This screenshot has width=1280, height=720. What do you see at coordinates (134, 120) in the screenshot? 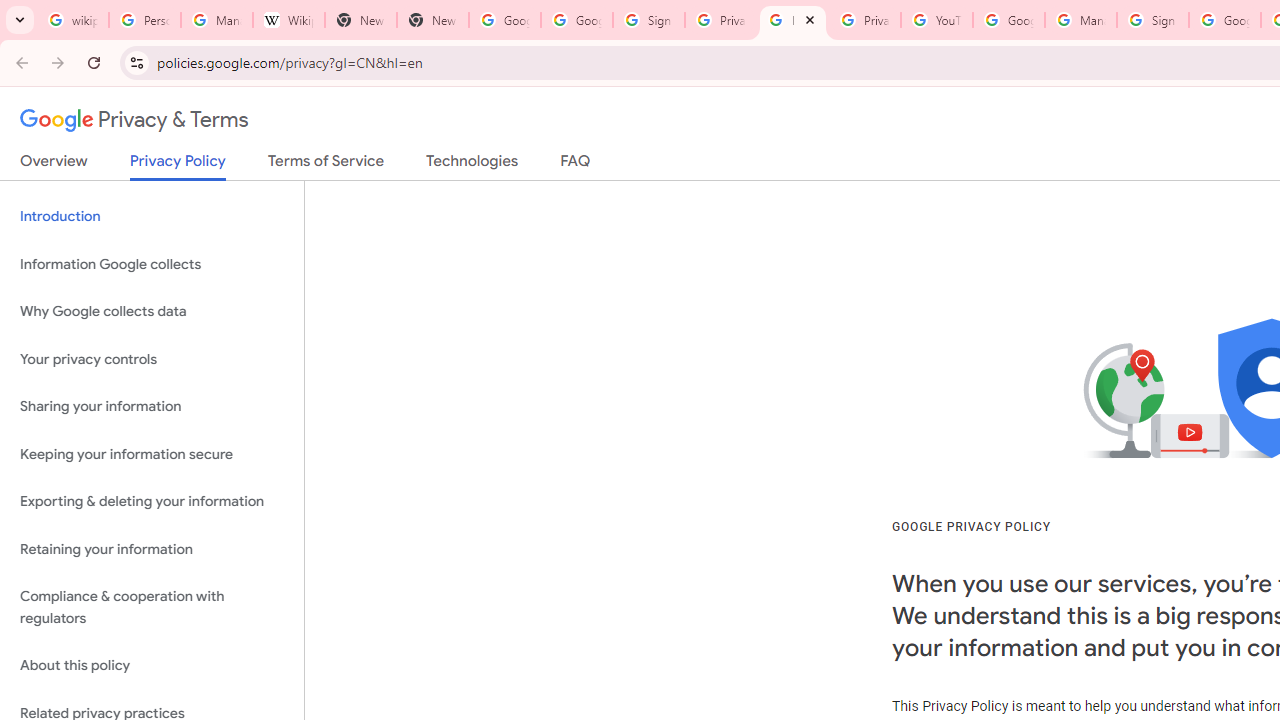
I see `'Privacy & Terms'` at bounding box center [134, 120].